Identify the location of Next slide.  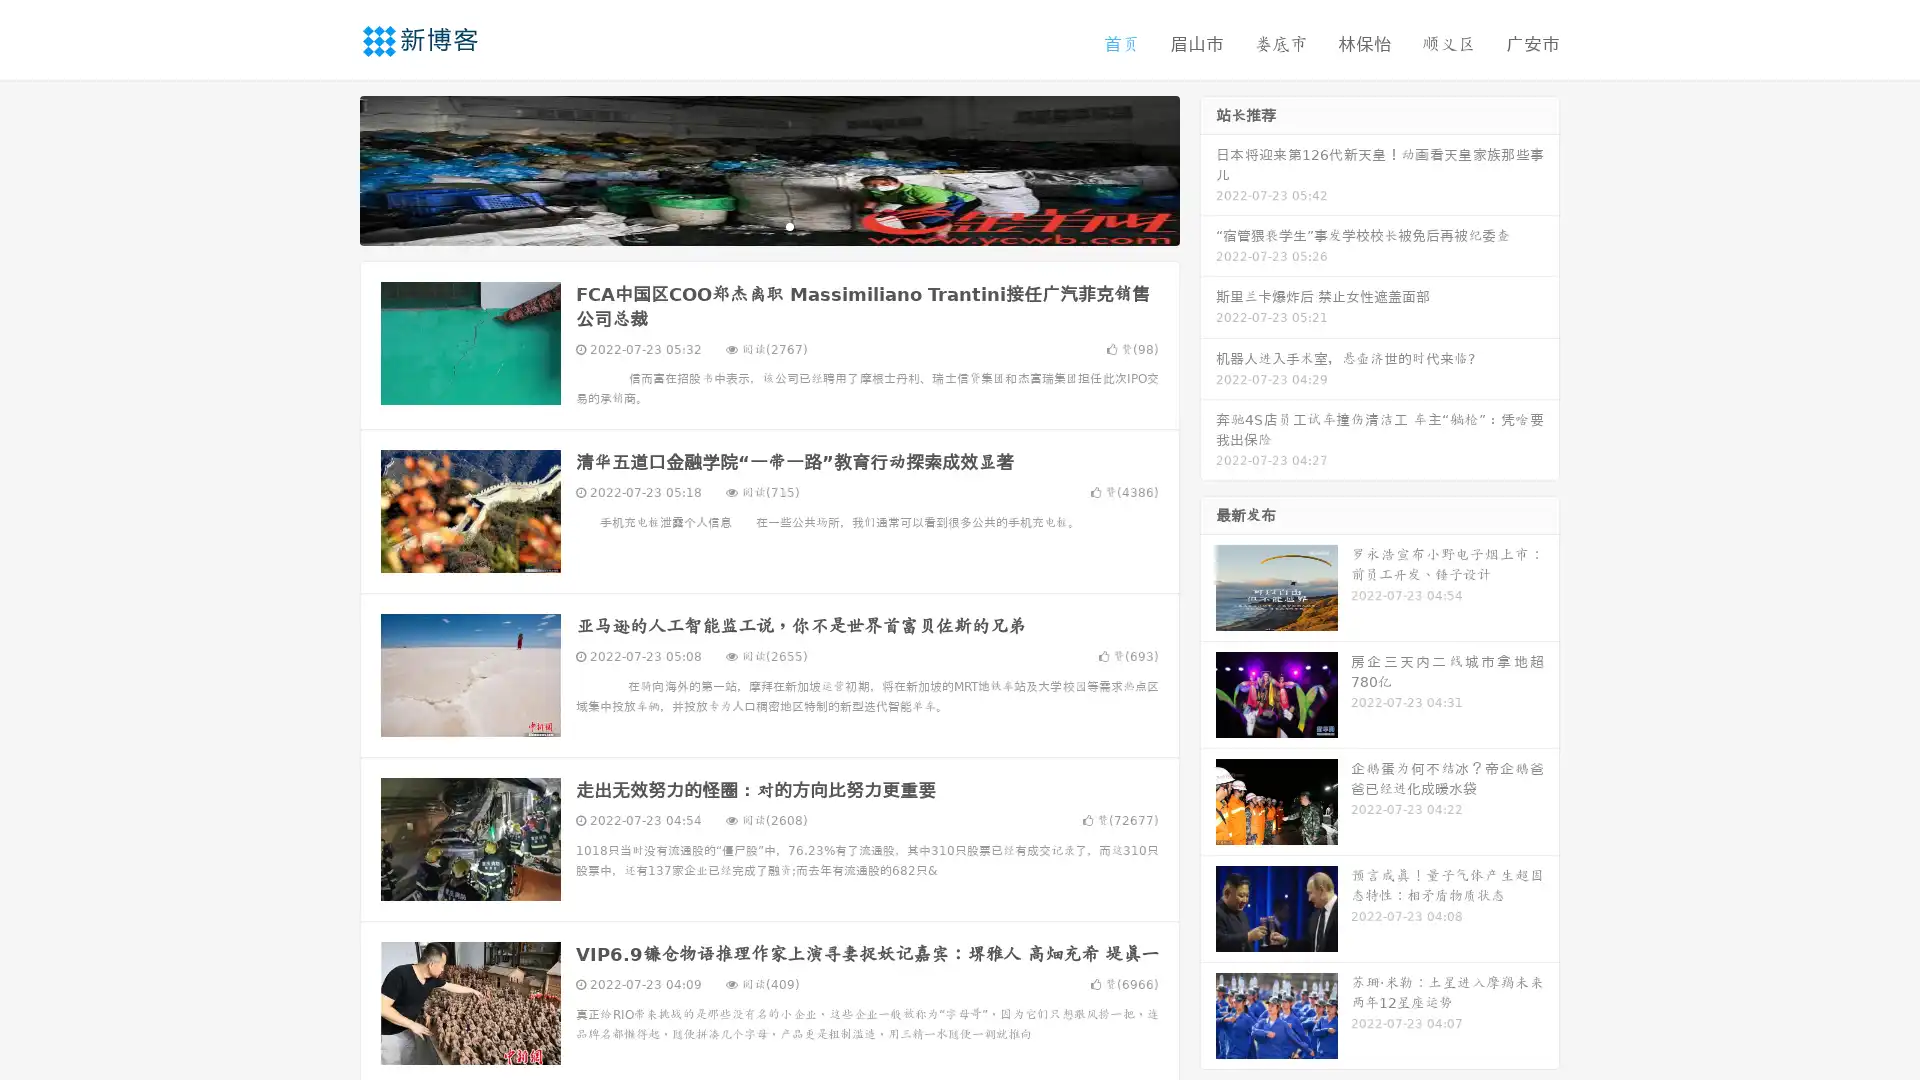
(1208, 168).